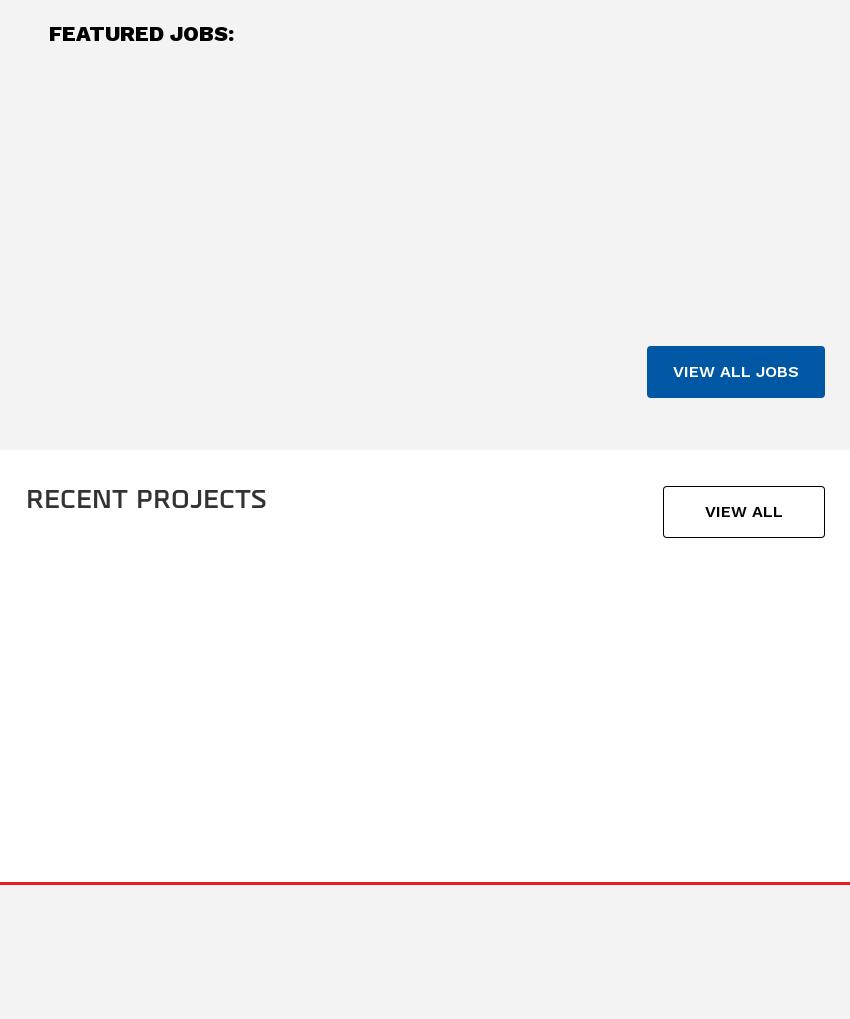 This screenshot has height=1019, width=850. I want to click on 'View All Jobs', so click(734, 370).